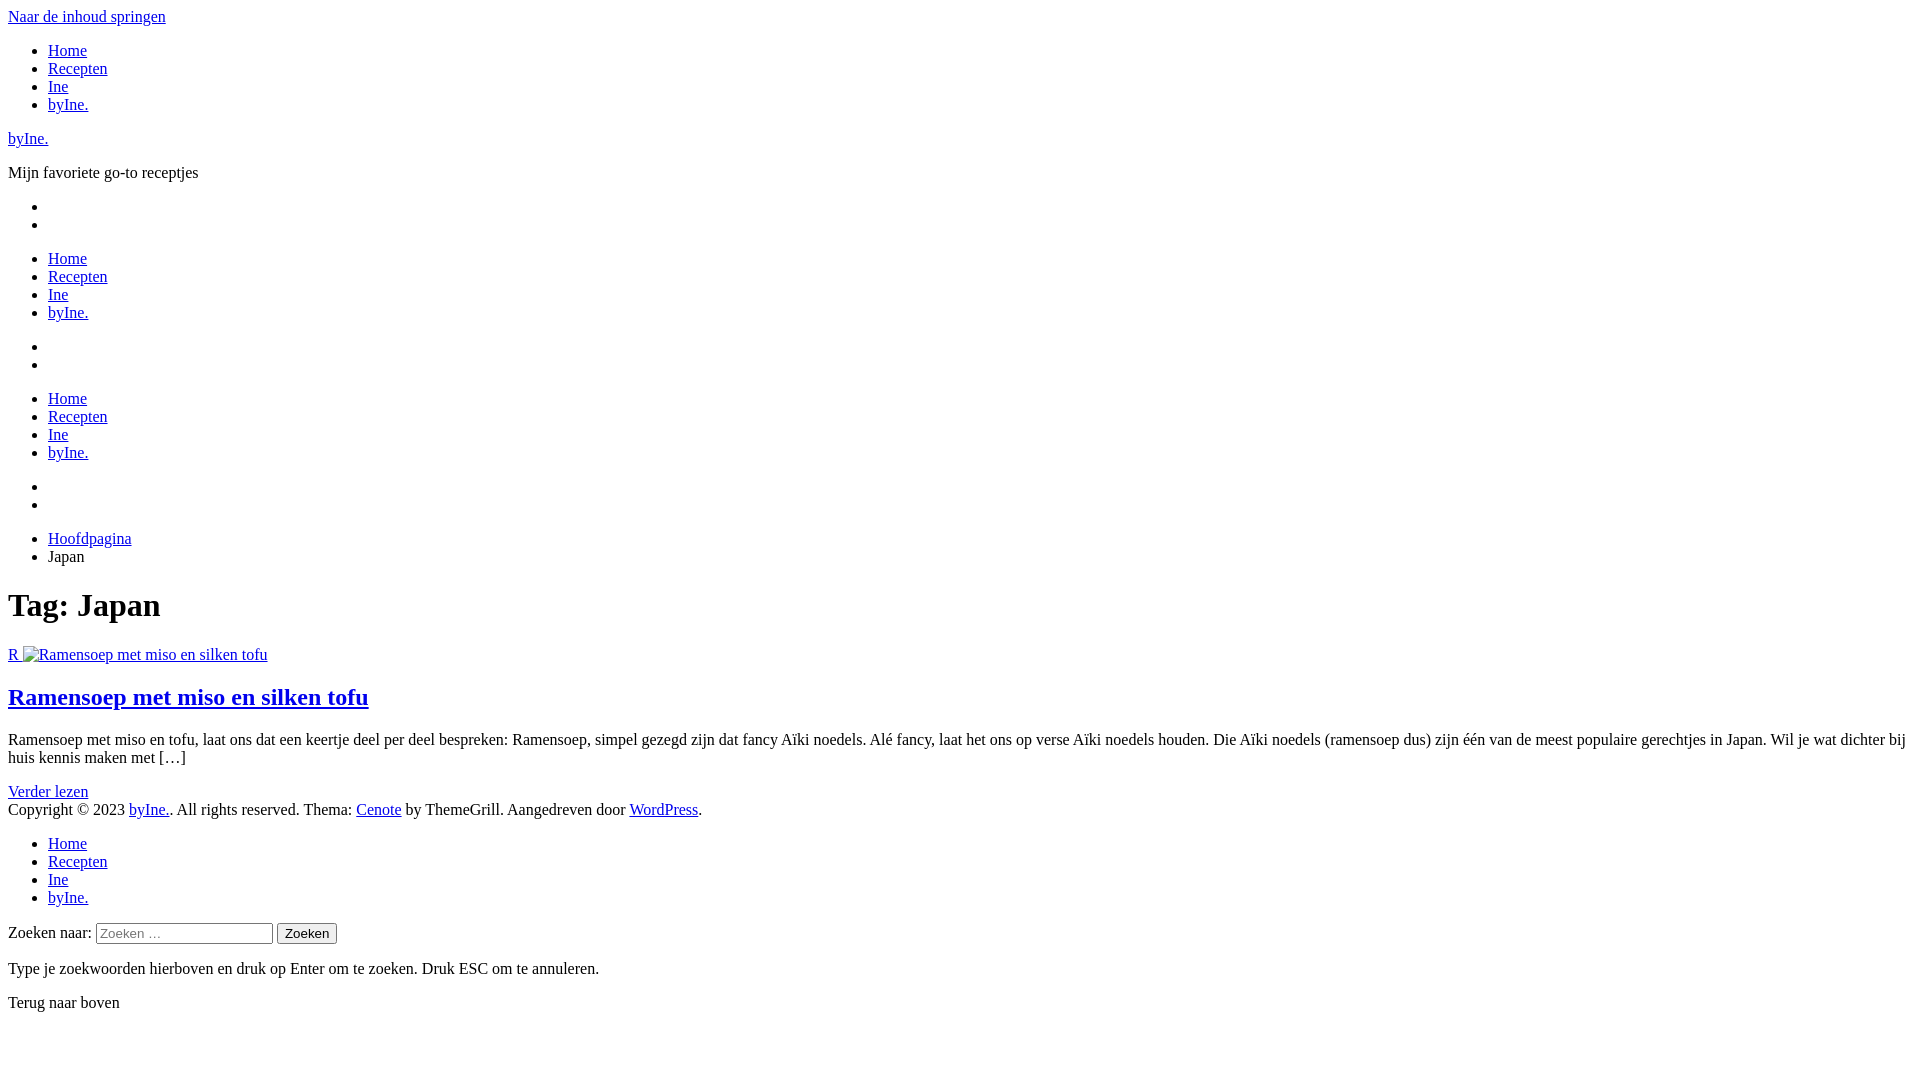 The height and width of the screenshot is (1080, 1920). I want to click on 'Hoofdpagina', so click(89, 537).